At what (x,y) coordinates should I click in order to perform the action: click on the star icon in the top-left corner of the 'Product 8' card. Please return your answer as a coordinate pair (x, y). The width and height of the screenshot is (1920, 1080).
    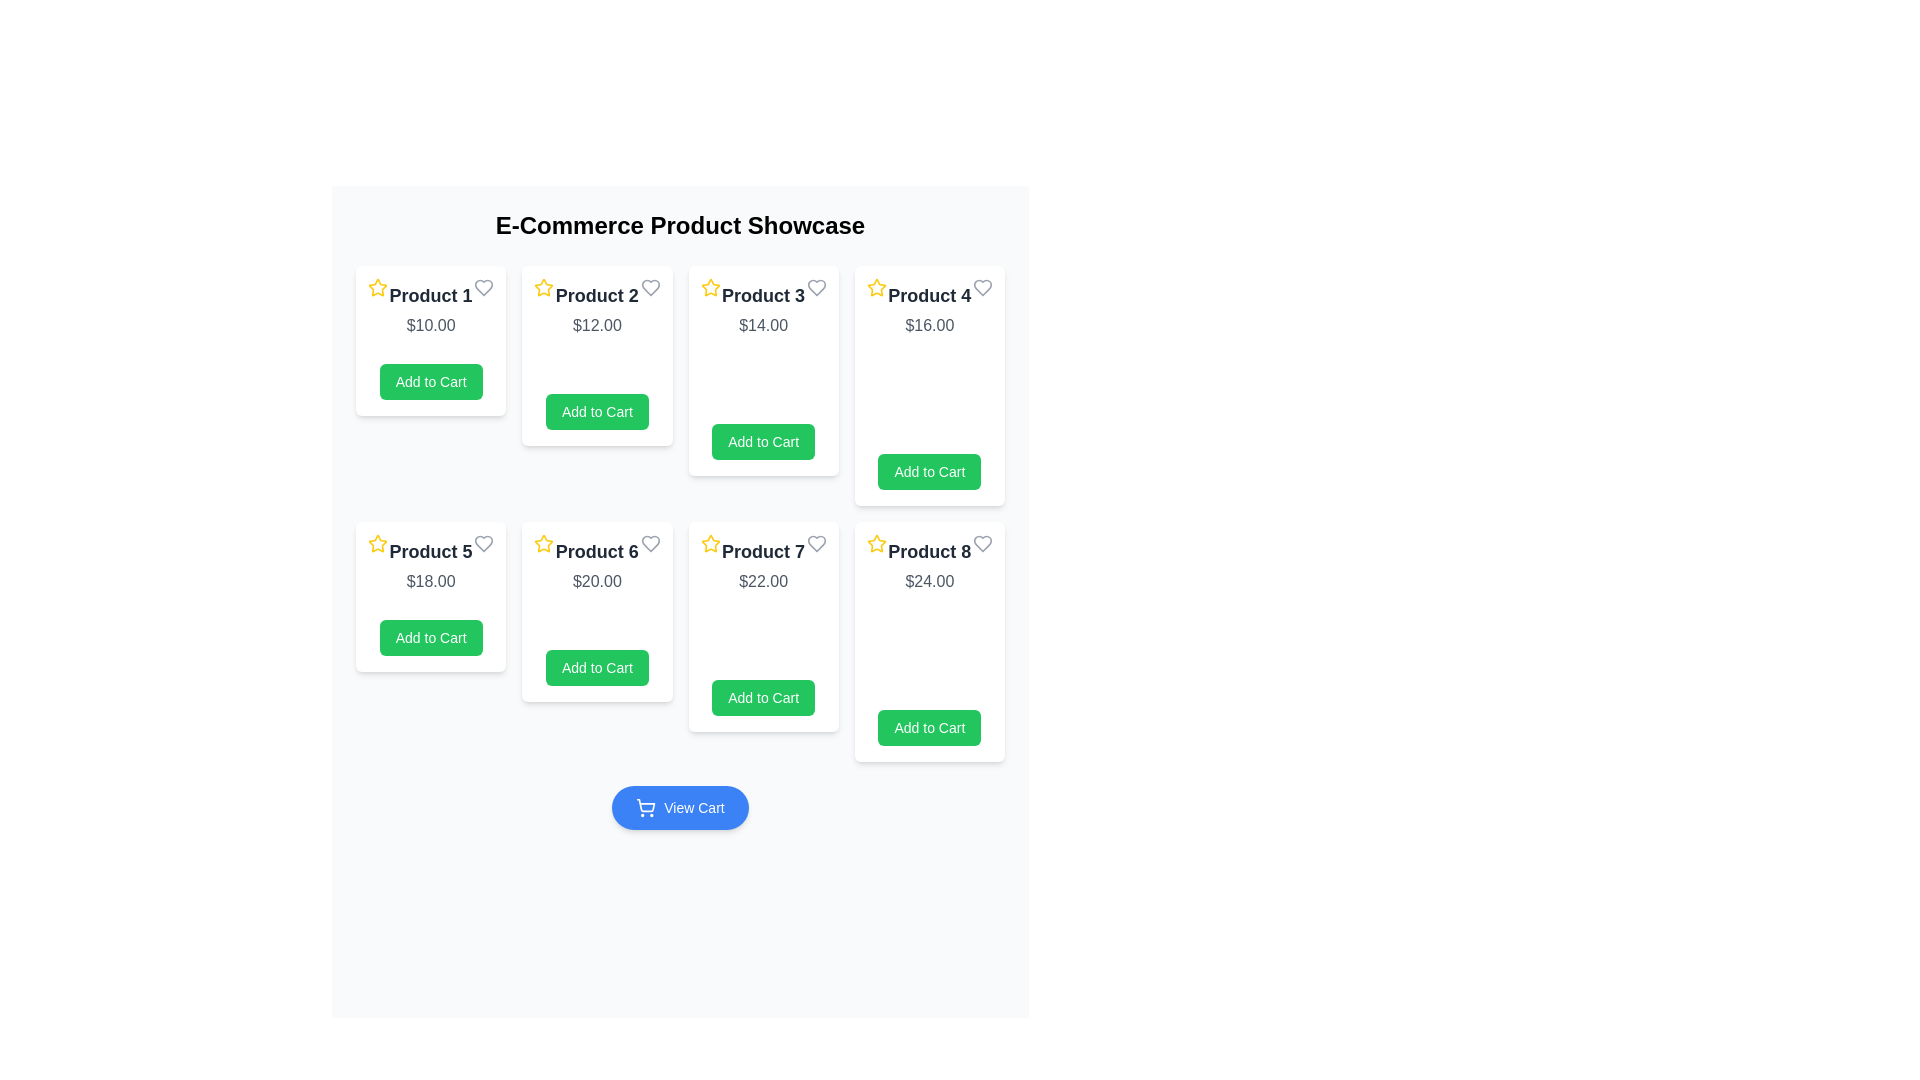
    Looking at the image, I should click on (876, 543).